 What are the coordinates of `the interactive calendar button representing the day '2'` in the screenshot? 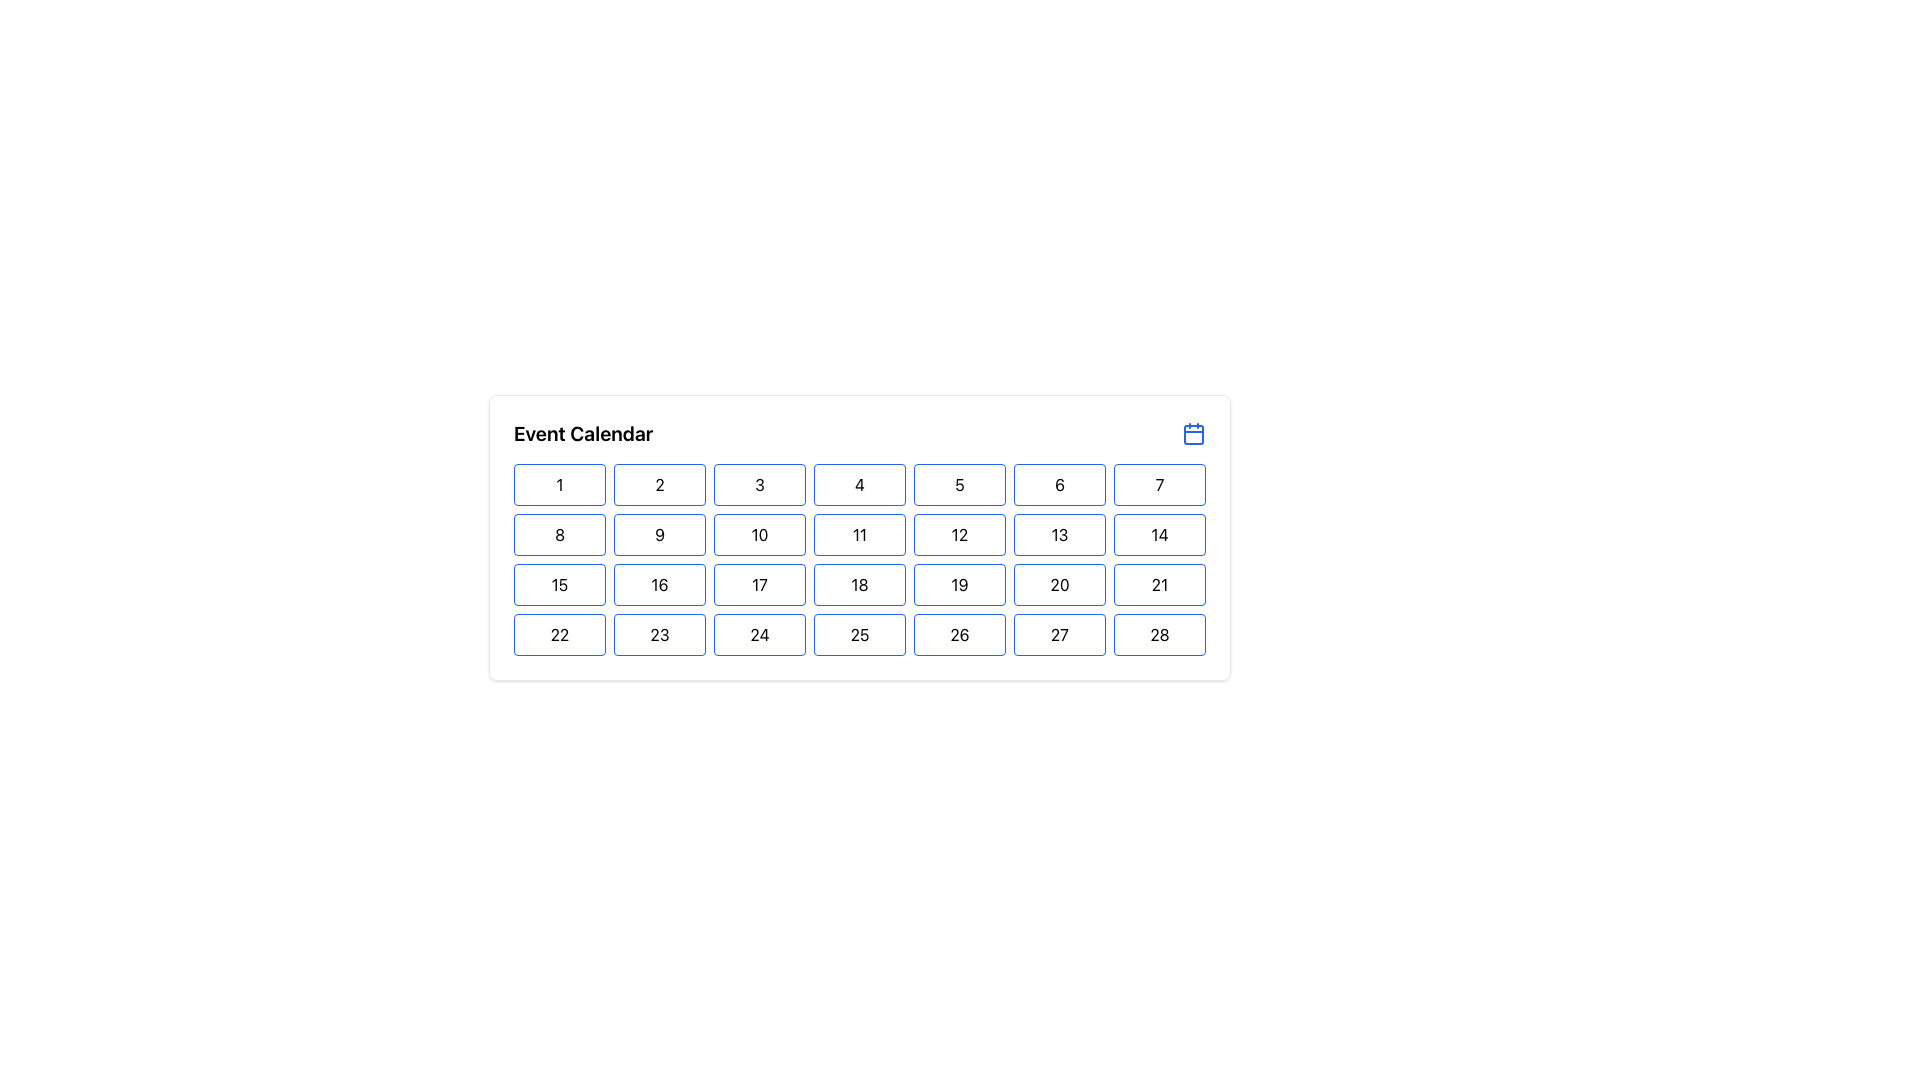 It's located at (660, 485).